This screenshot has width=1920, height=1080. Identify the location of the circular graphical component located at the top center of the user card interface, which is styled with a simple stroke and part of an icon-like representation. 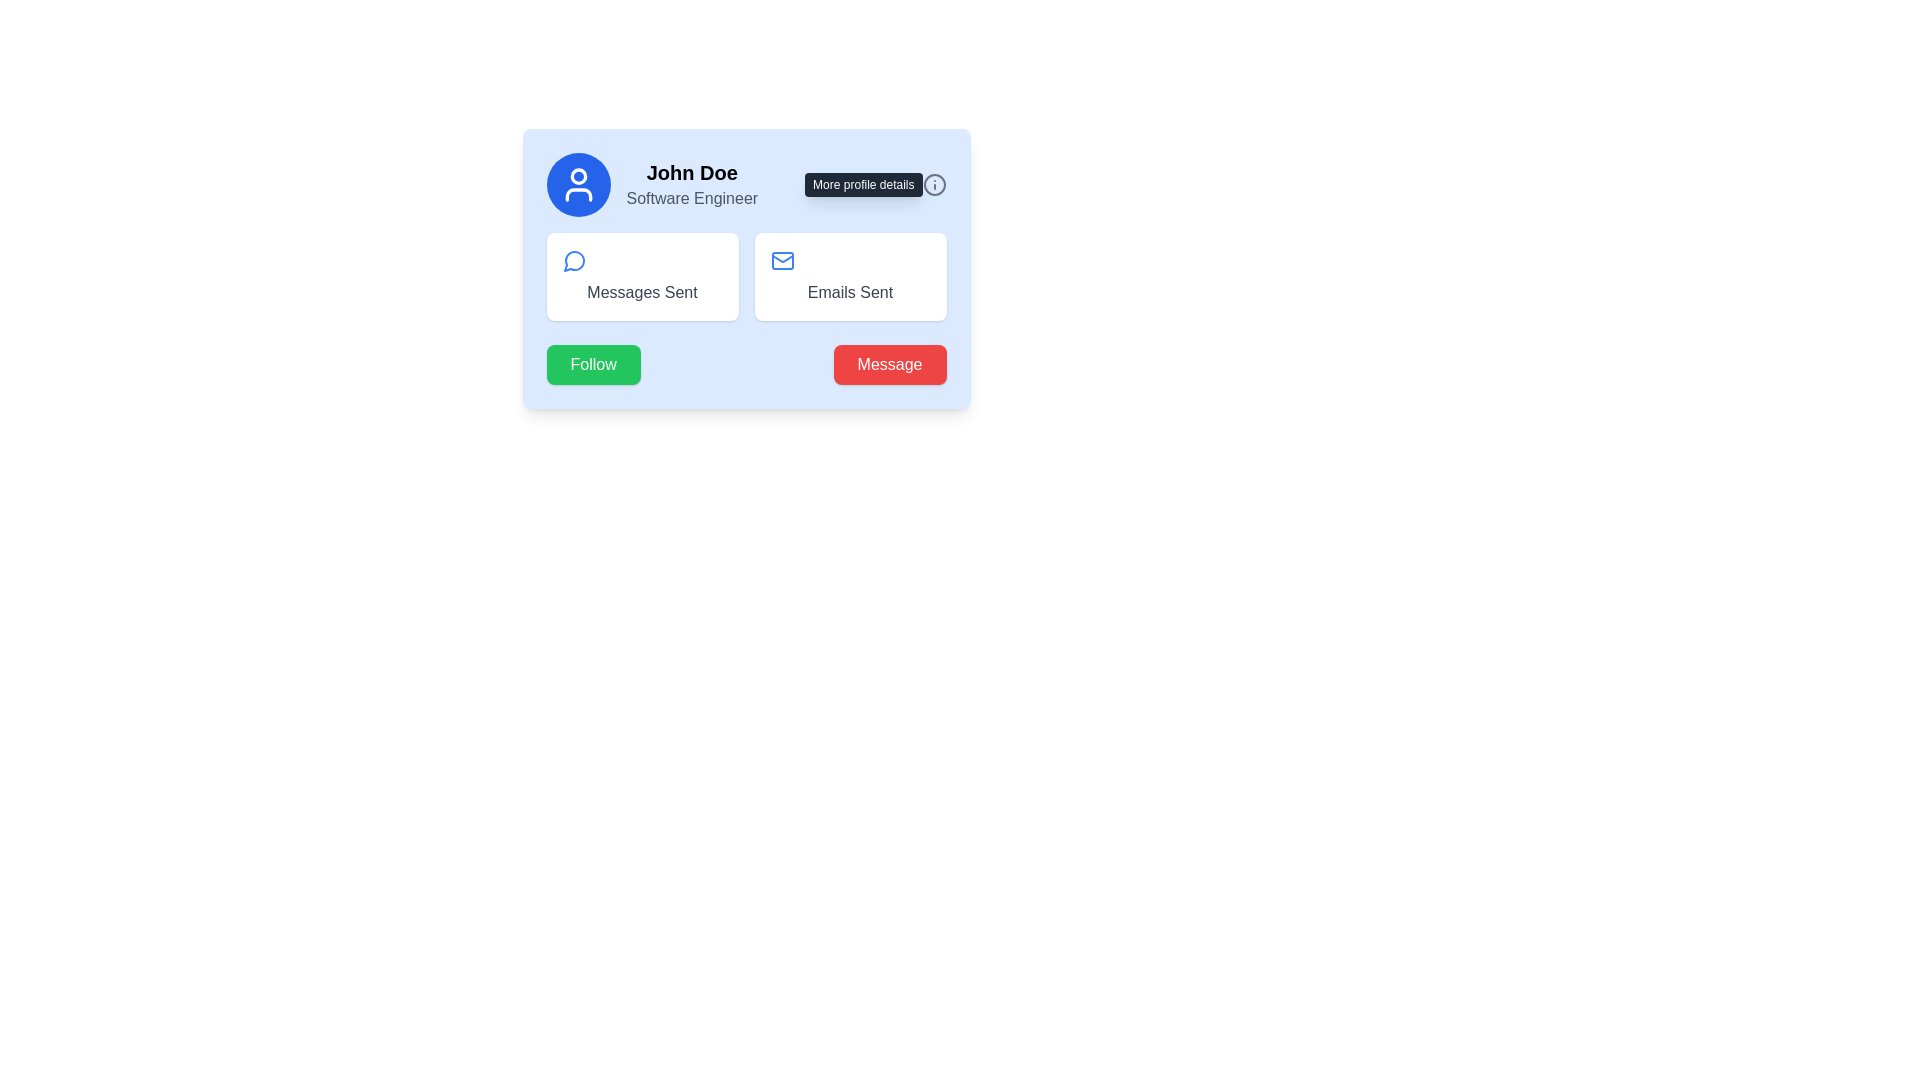
(577, 175).